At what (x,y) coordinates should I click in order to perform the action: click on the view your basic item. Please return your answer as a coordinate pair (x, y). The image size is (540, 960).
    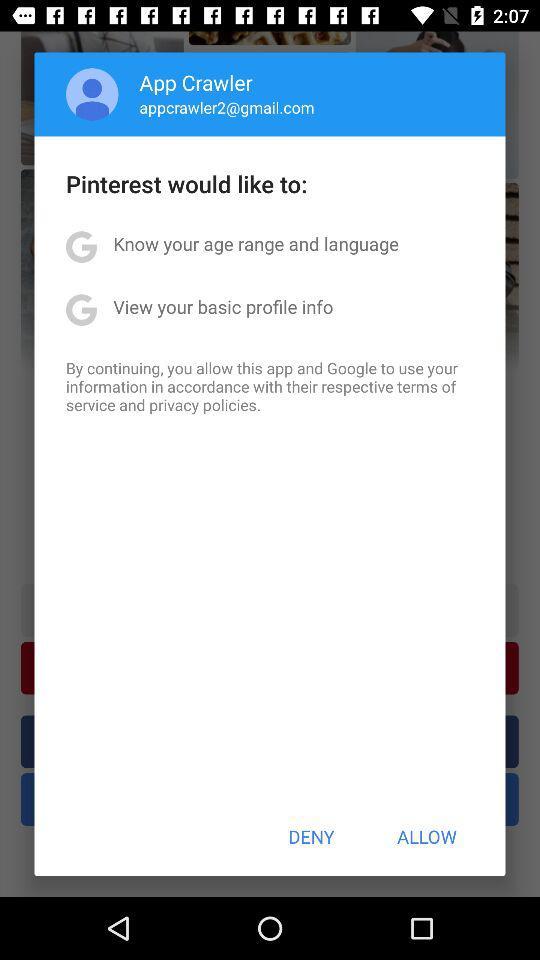
    Looking at the image, I should click on (222, 306).